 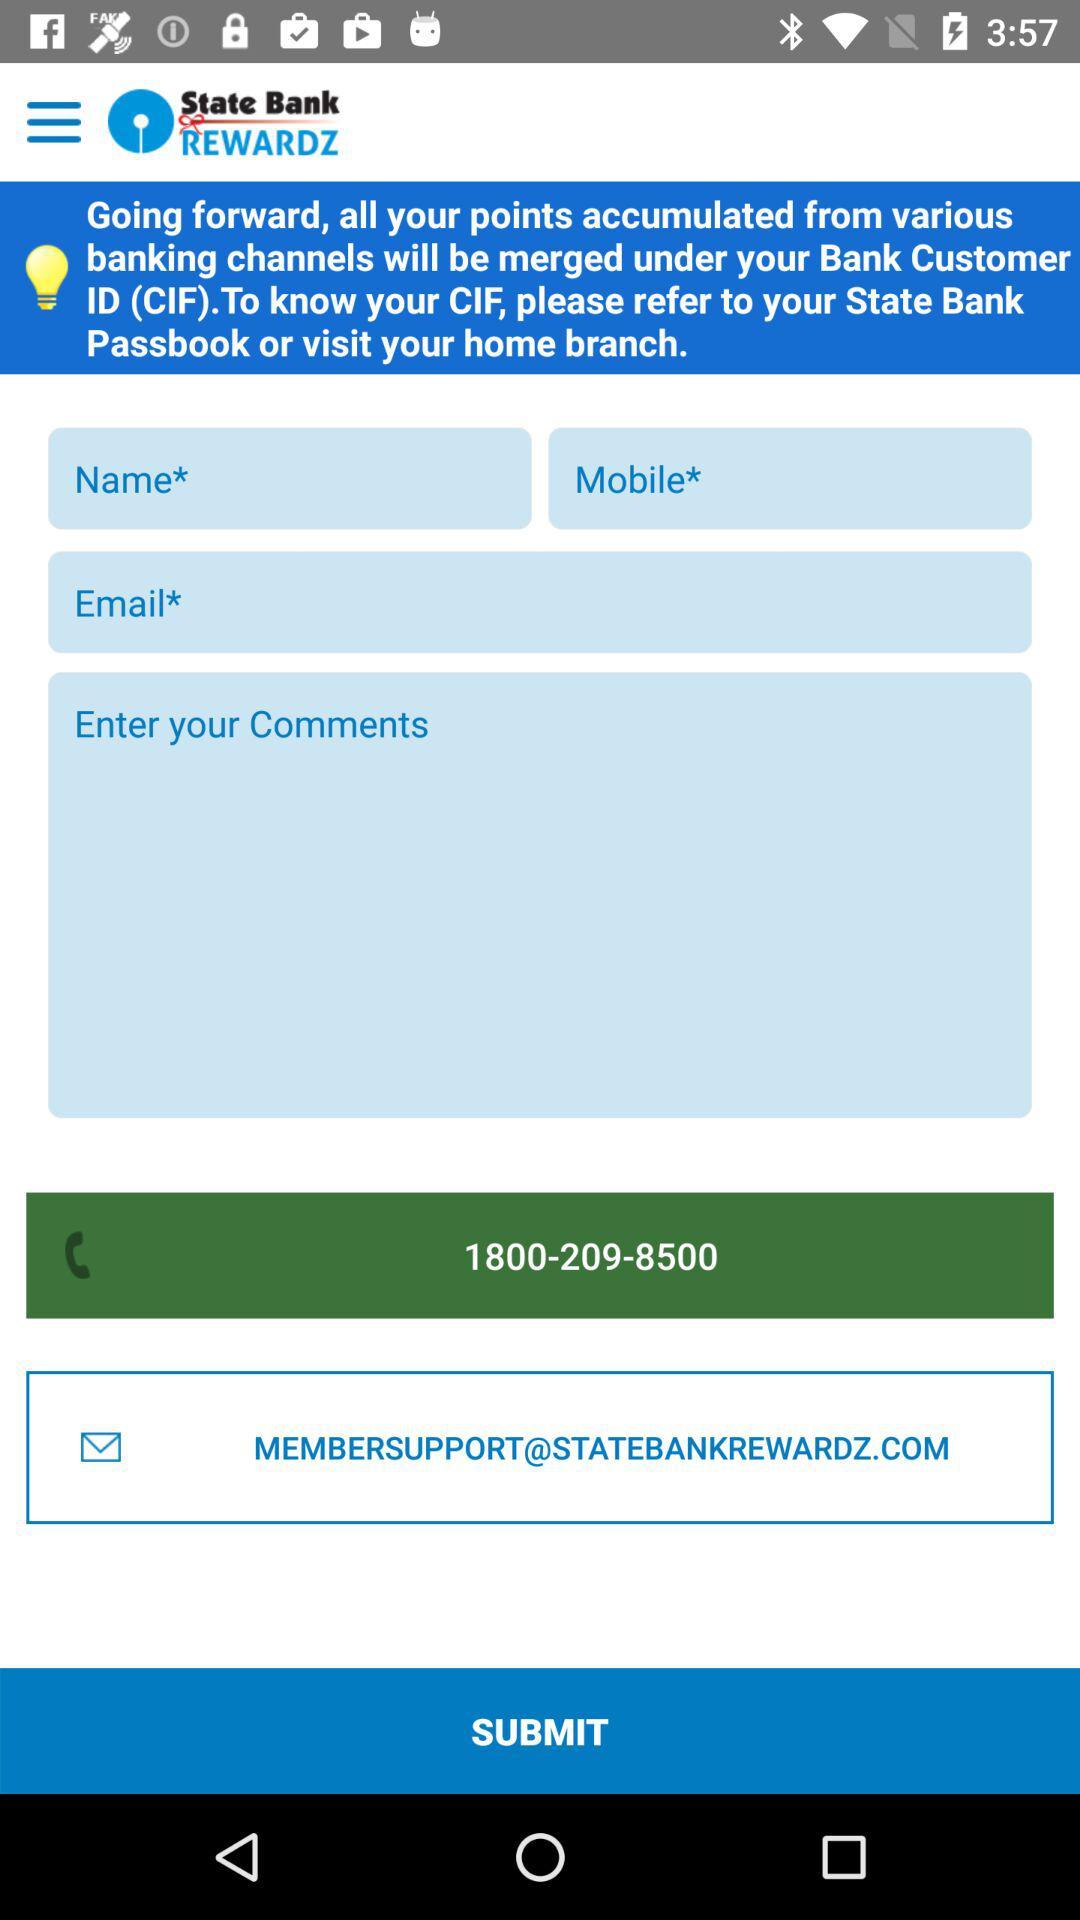 I want to click on mobile adding button, so click(x=789, y=477).